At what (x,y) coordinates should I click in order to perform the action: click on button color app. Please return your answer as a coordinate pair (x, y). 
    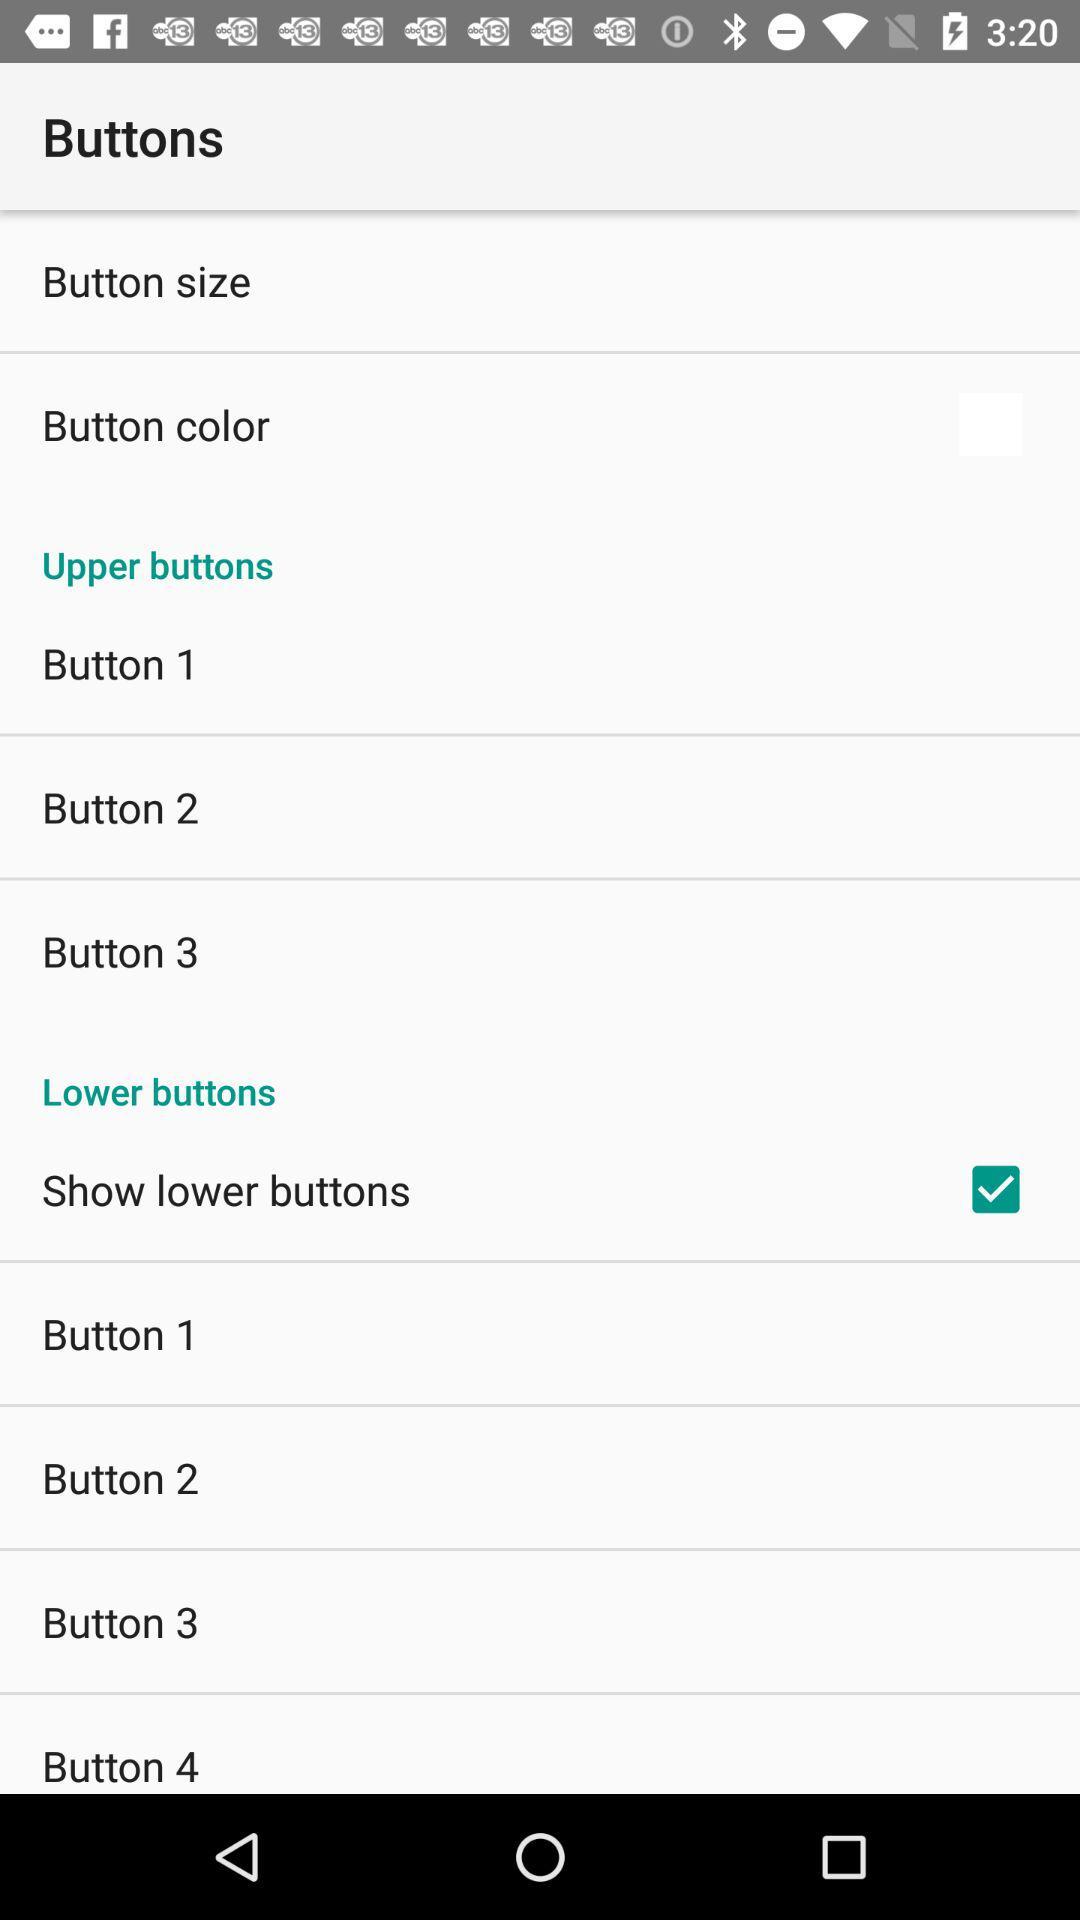
    Looking at the image, I should click on (154, 423).